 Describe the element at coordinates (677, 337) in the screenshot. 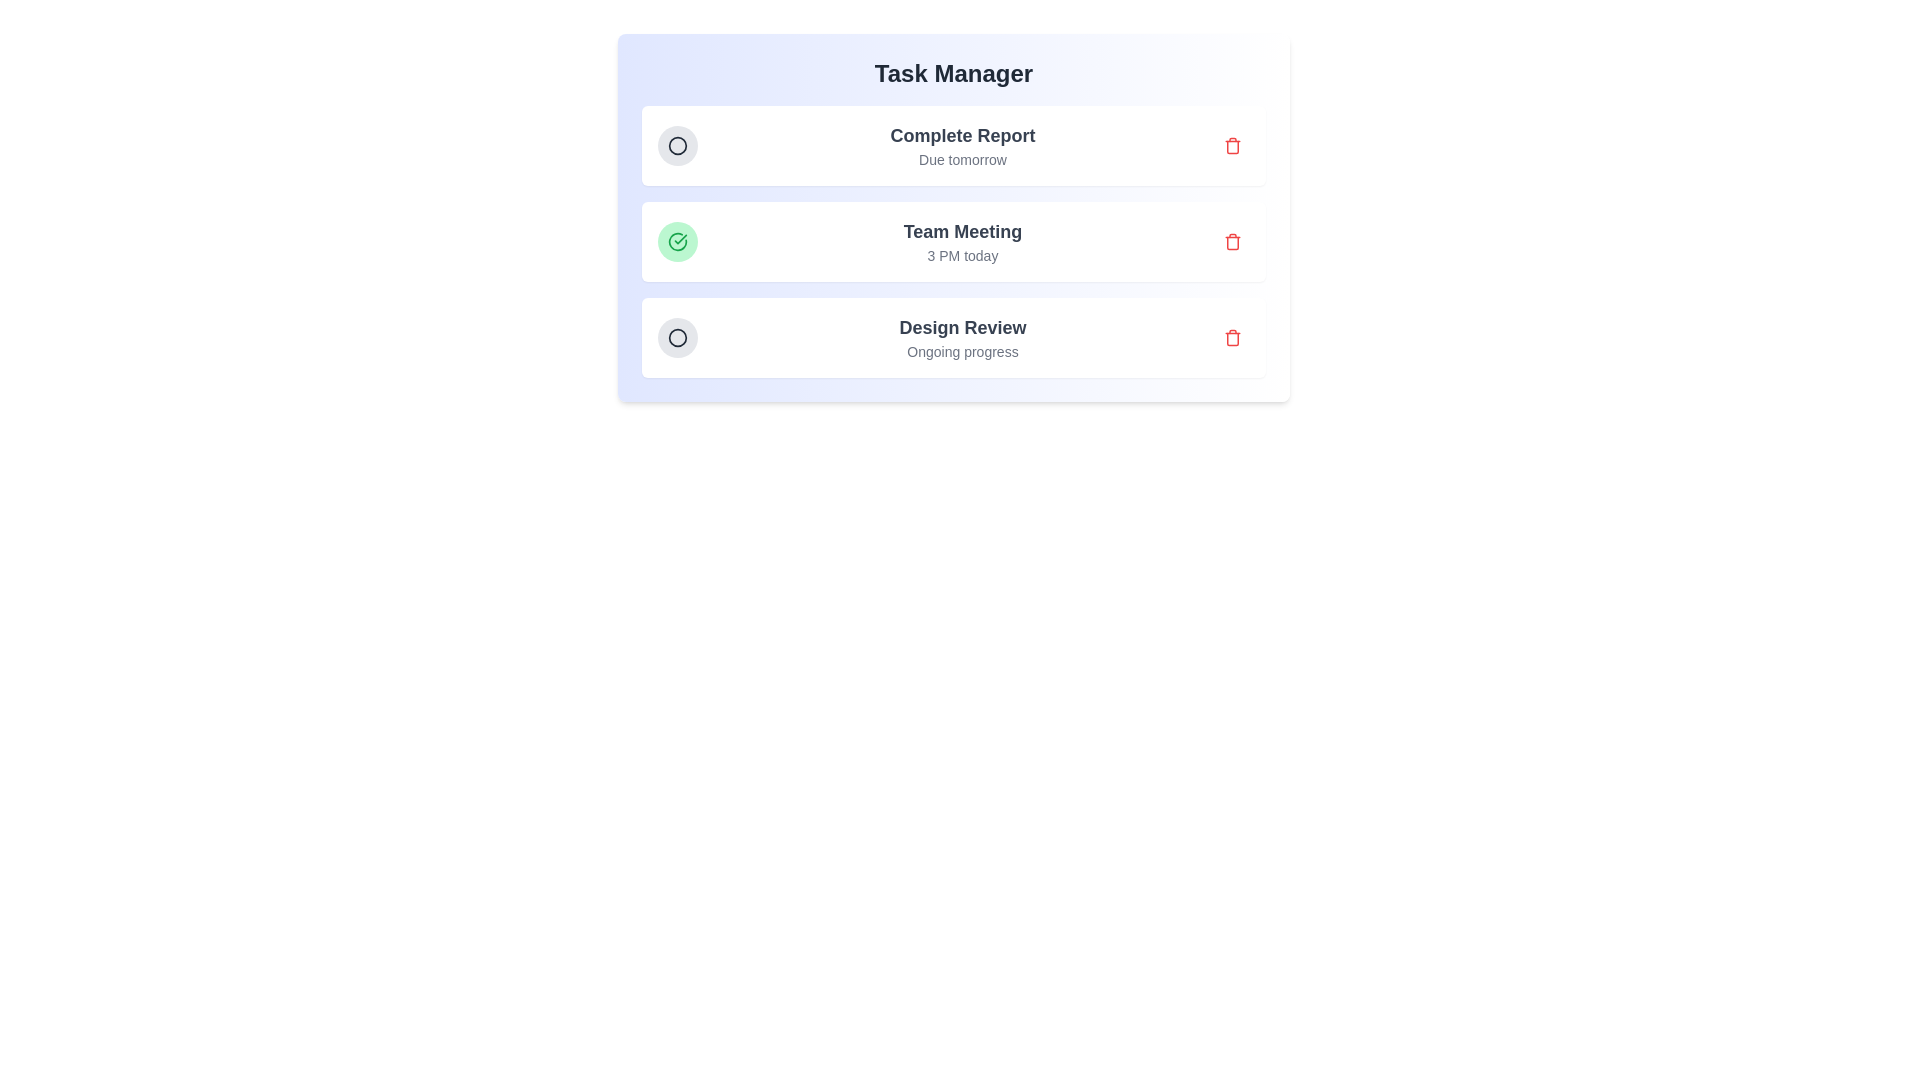

I see `the radio button located to the left of the 'Design Review' title in the bottom-most list item of the 'Task Manager' panel` at that location.